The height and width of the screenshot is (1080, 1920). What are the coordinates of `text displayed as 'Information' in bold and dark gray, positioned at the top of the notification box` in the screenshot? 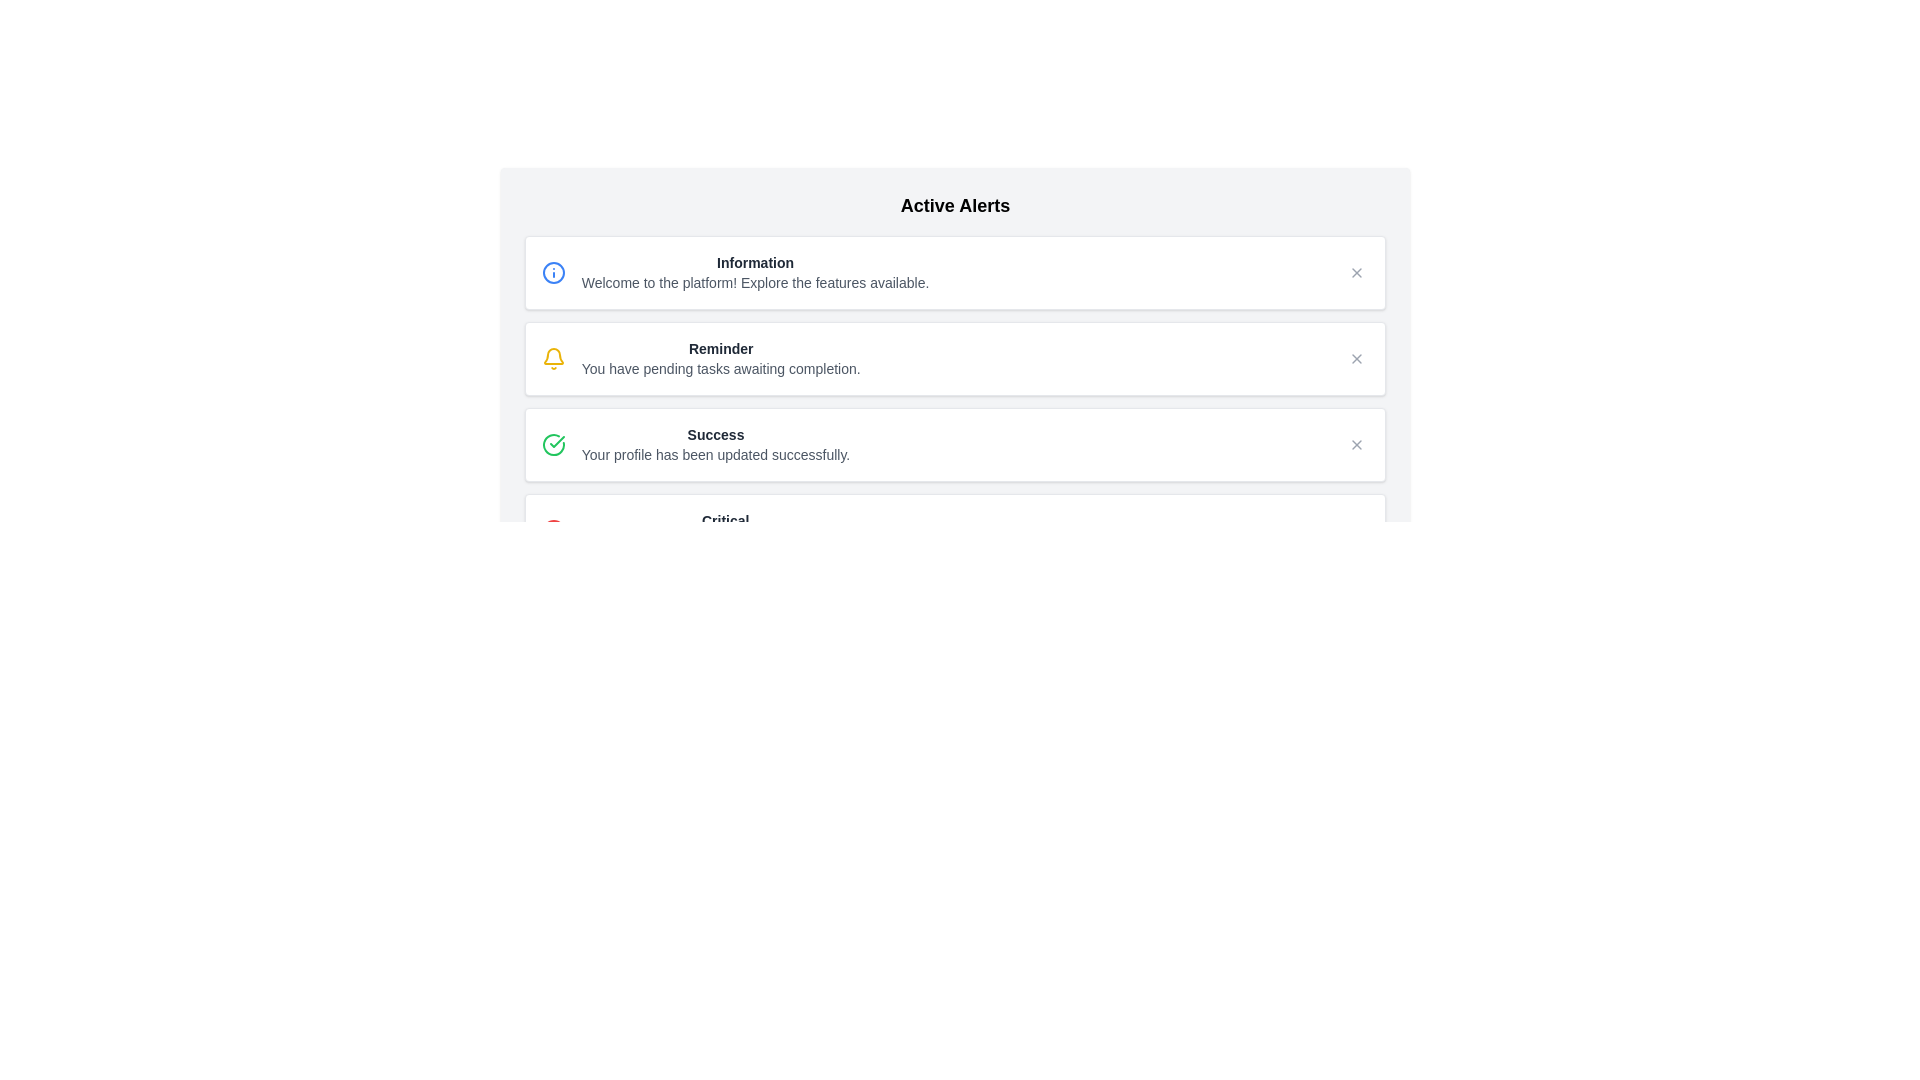 It's located at (754, 261).